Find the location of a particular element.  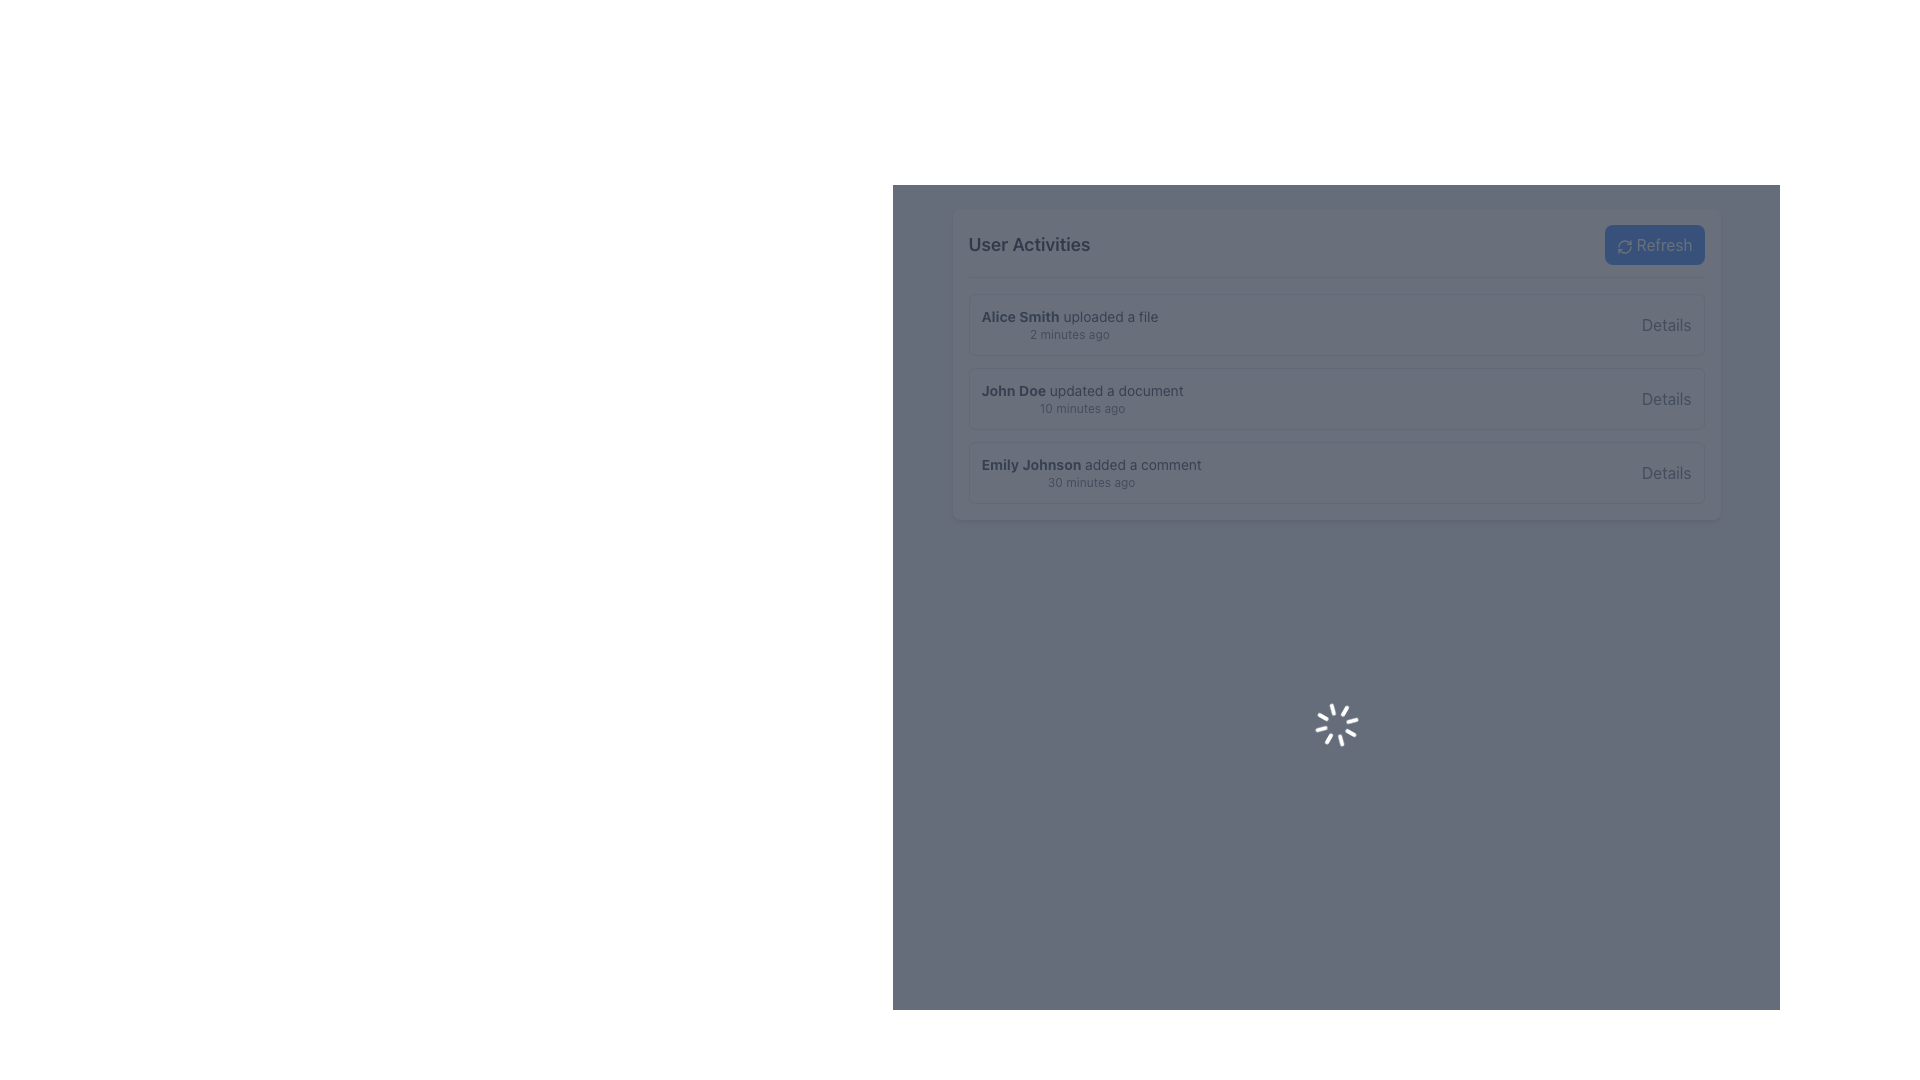

the label displaying 'Emily Johnson' in the 'User Activities' section, which indicates the user's action in the activity feed is located at coordinates (1031, 464).